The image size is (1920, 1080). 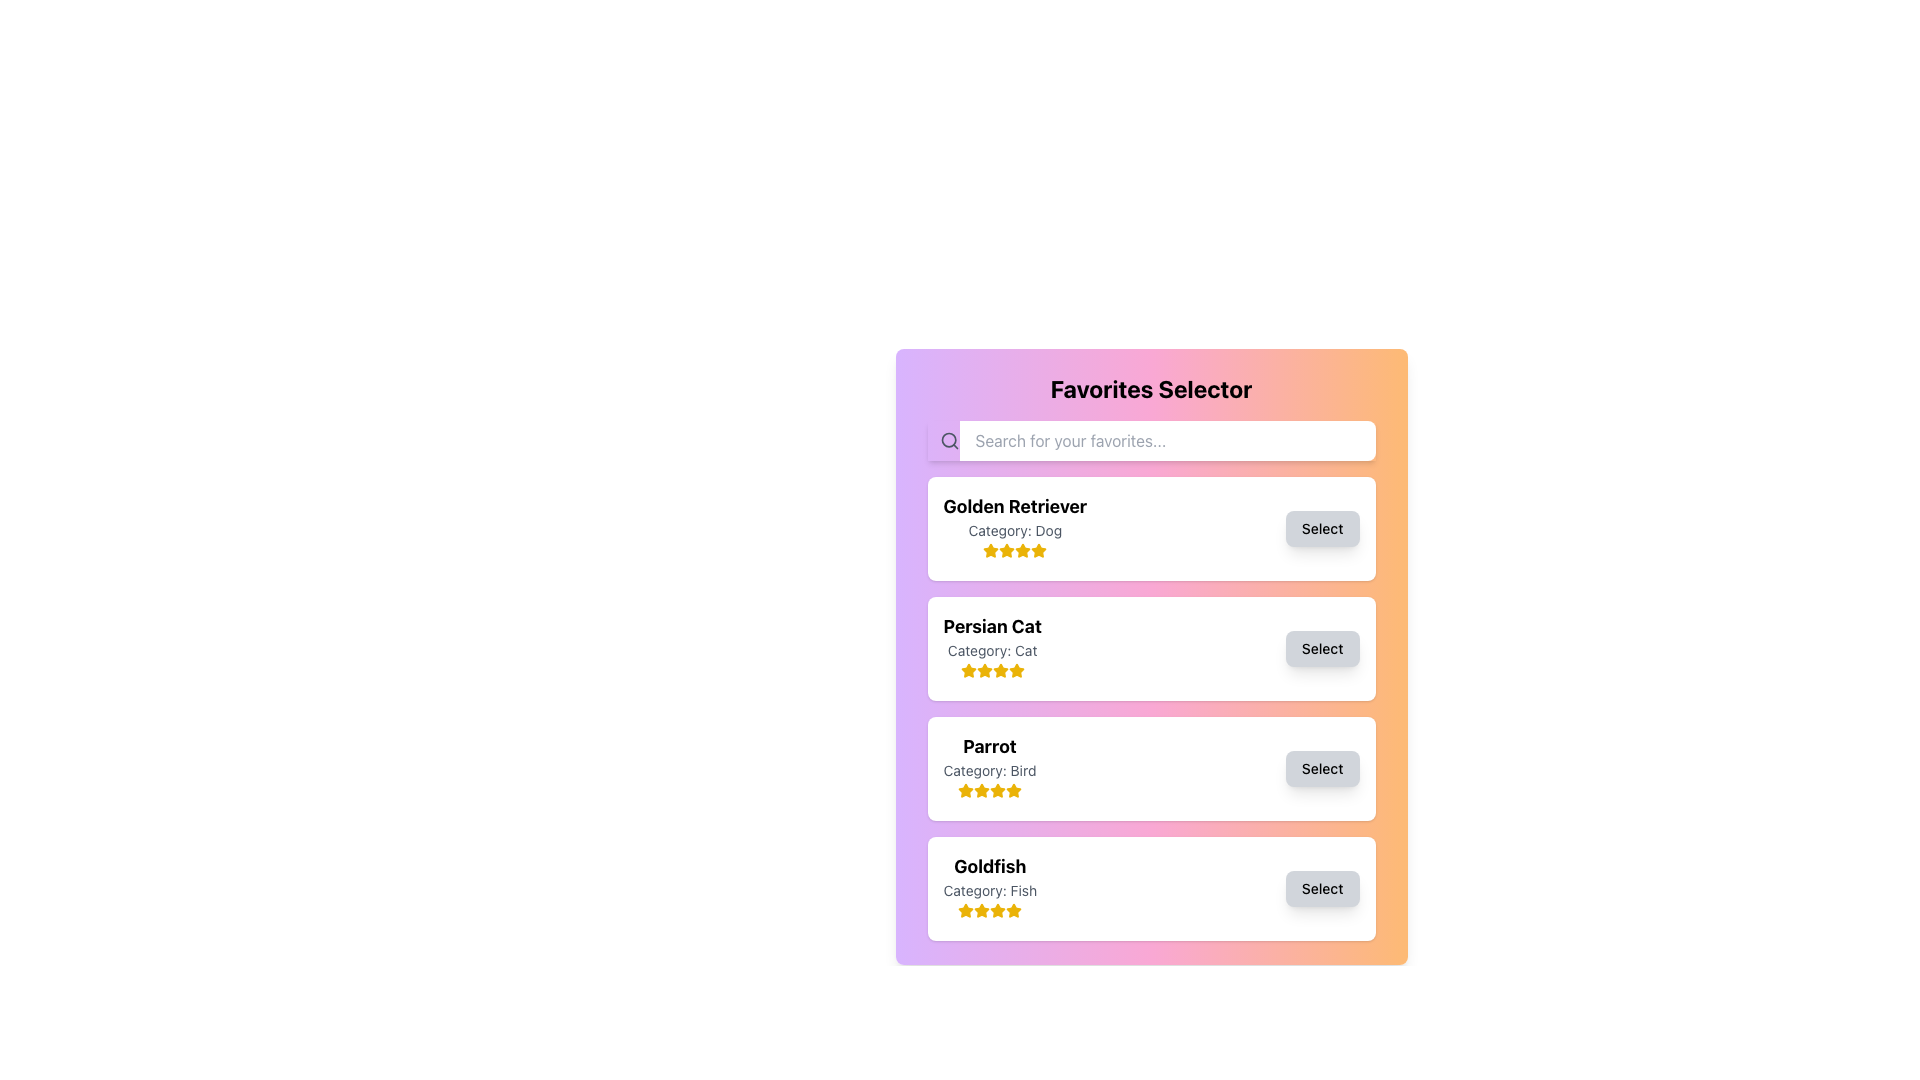 I want to click on the third filled star icon representing the third level of the rating for the 'Parrot' entry in the list, so click(x=981, y=789).